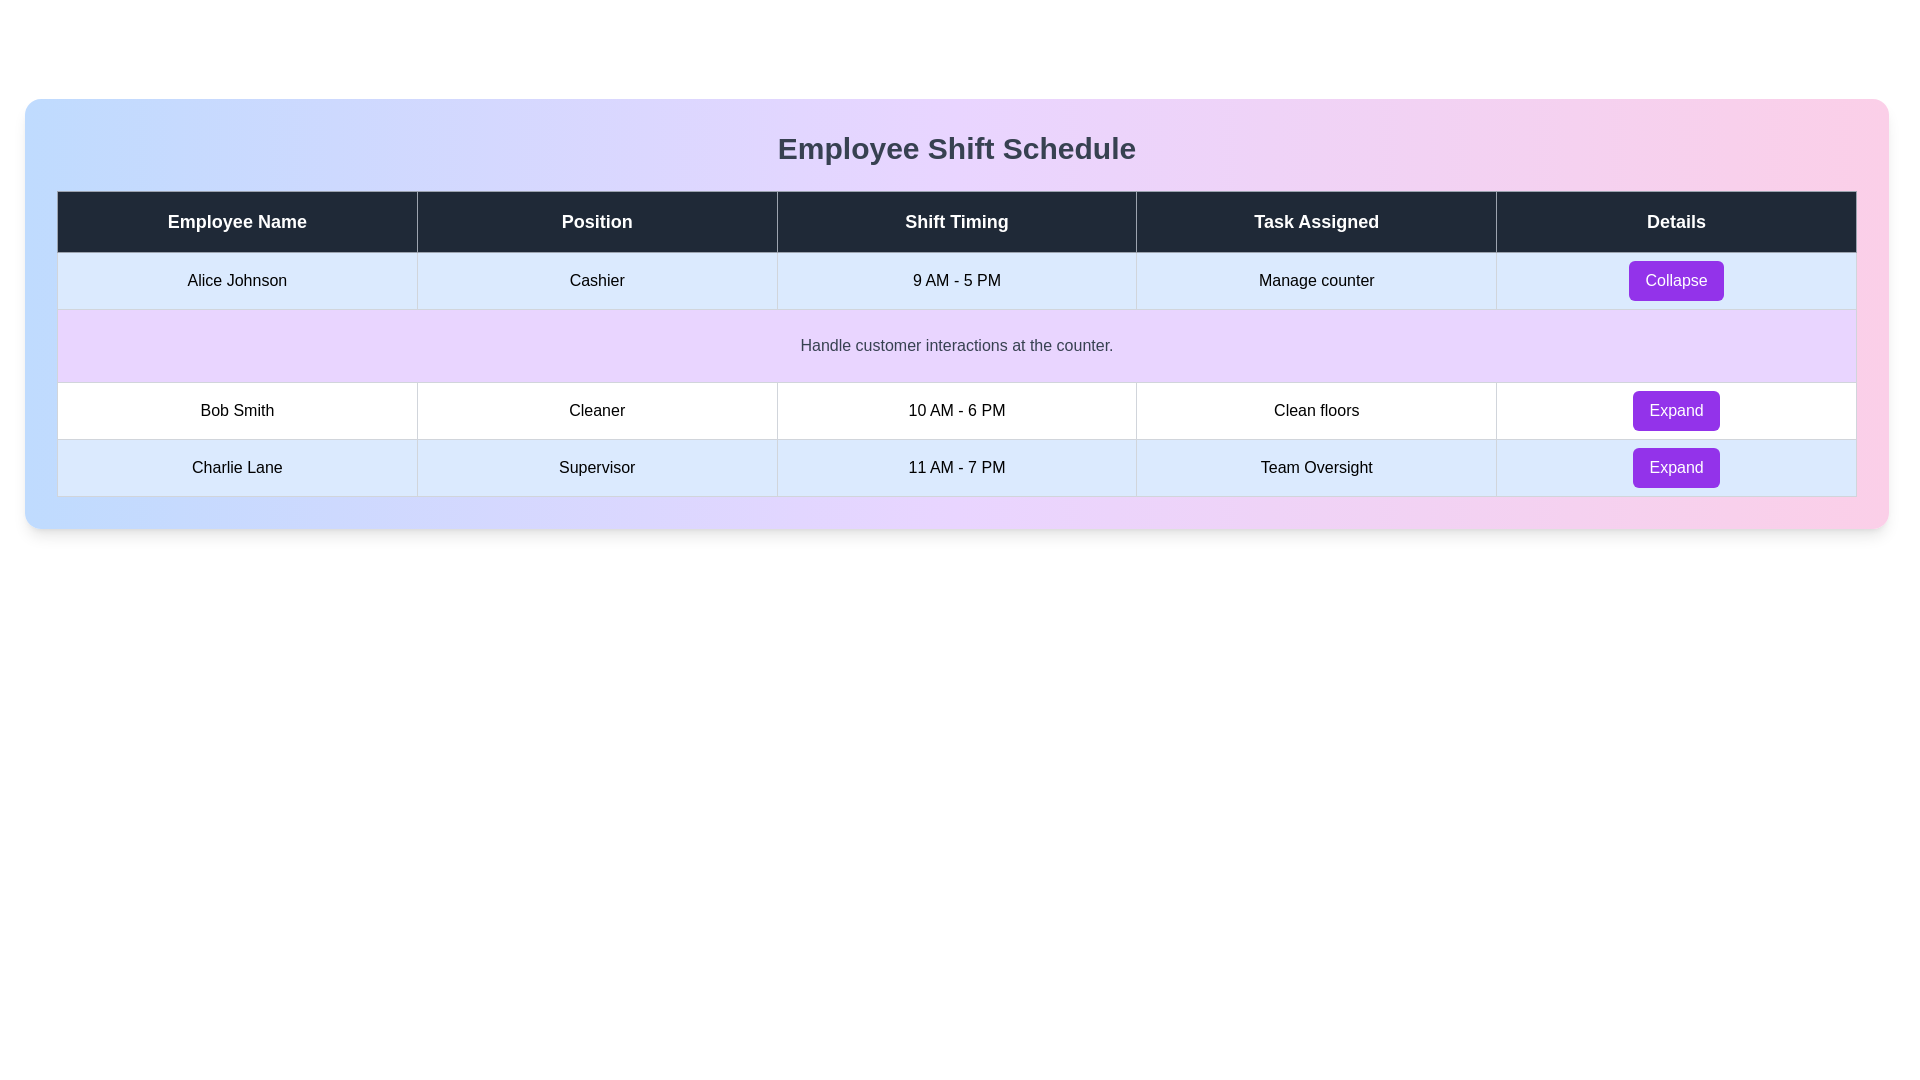 The image size is (1920, 1080). I want to click on the 'Manage counter' text display box, which is styled with a border and light background, located in the 'Task Assigned' column of the first row of the table-like structure, so click(1316, 281).